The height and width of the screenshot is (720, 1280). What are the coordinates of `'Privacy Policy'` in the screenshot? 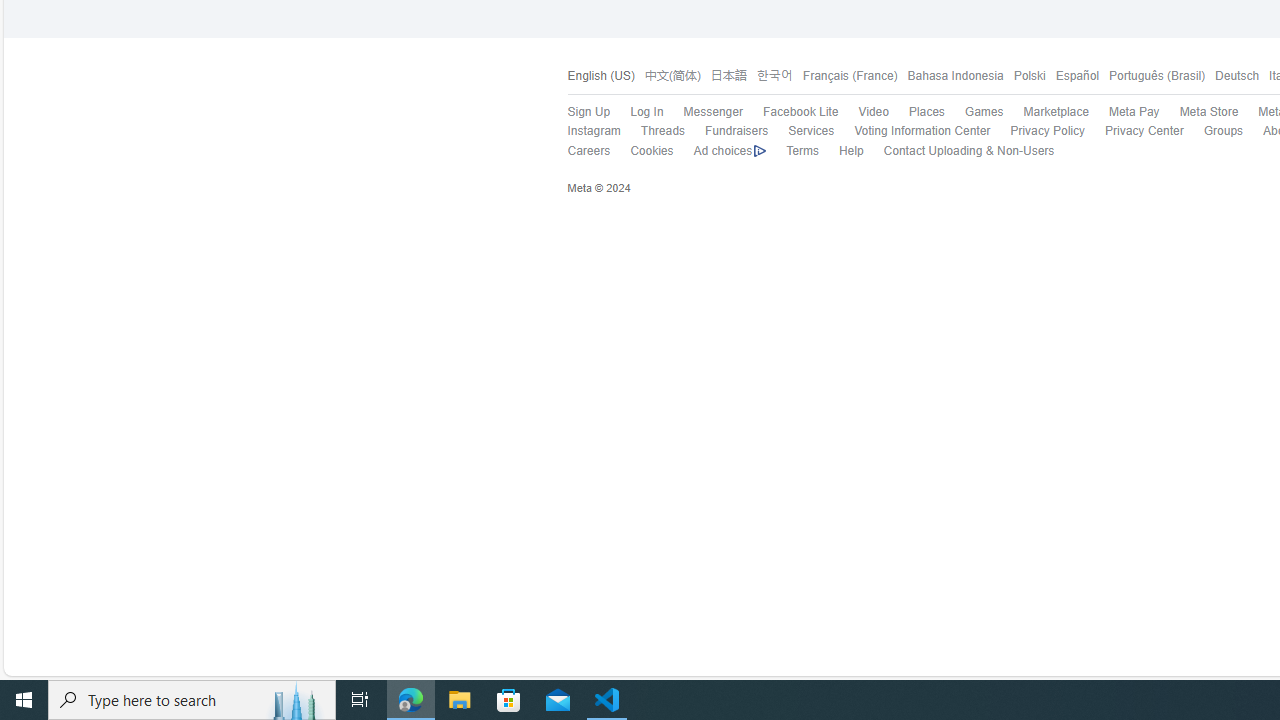 It's located at (1037, 131).